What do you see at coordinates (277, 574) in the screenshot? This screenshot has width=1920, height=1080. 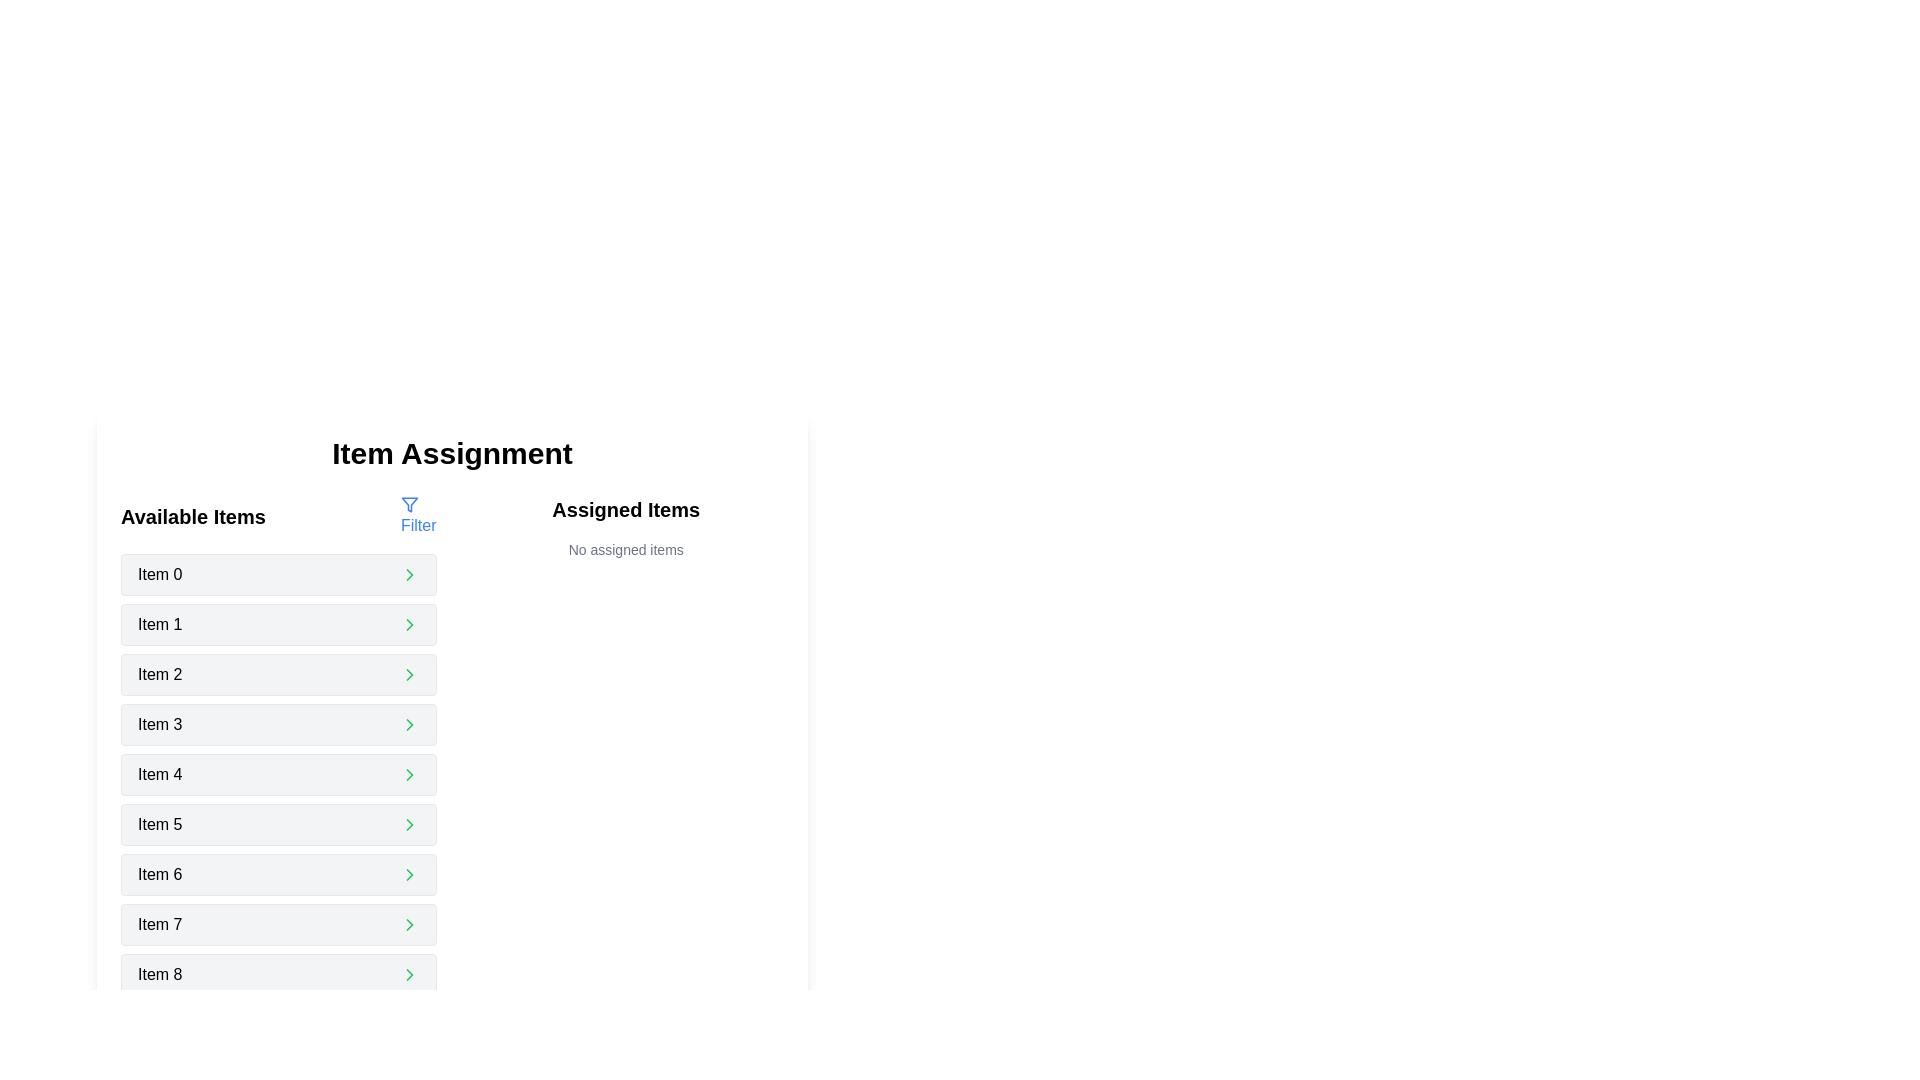 I see `the first list item labeled 'Item 0'` at bounding box center [277, 574].